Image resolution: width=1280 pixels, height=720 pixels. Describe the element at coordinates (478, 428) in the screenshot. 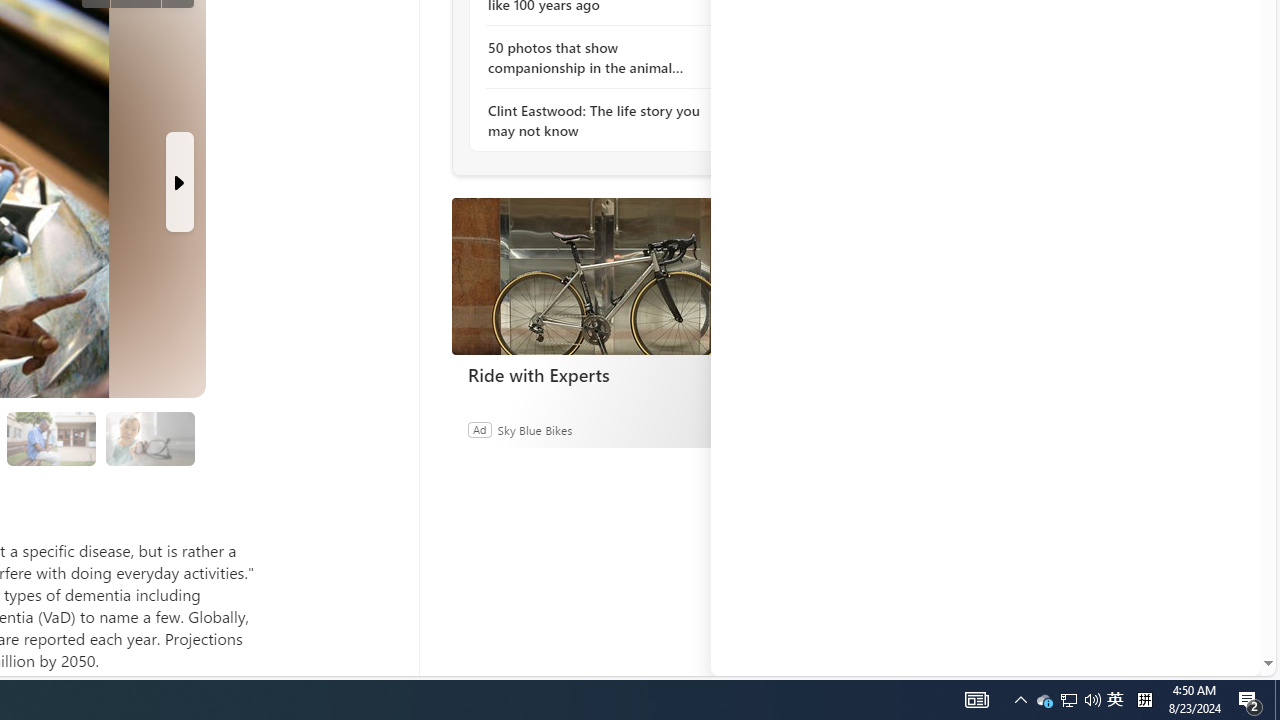

I see `'Ad'` at that location.